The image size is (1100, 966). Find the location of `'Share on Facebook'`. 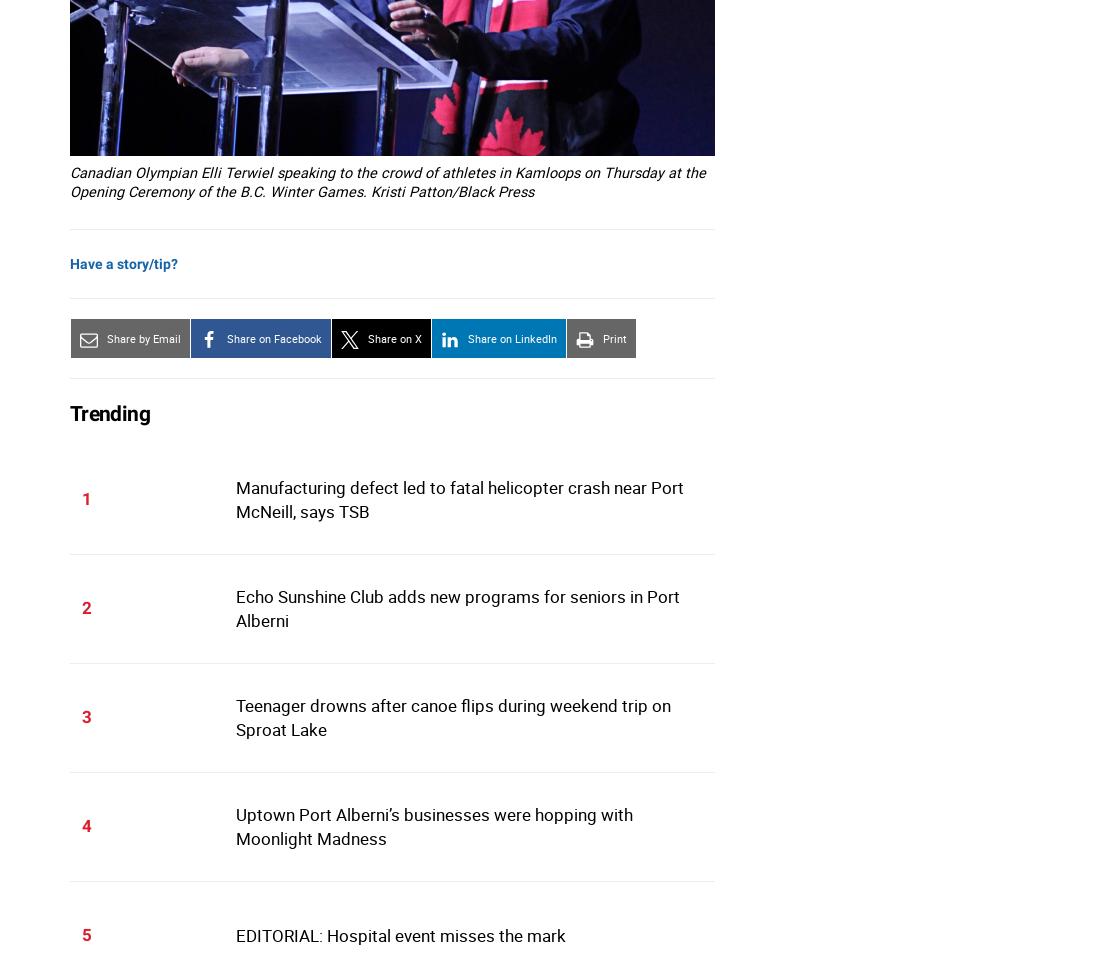

'Share on Facebook' is located at coordinates (274, 338).